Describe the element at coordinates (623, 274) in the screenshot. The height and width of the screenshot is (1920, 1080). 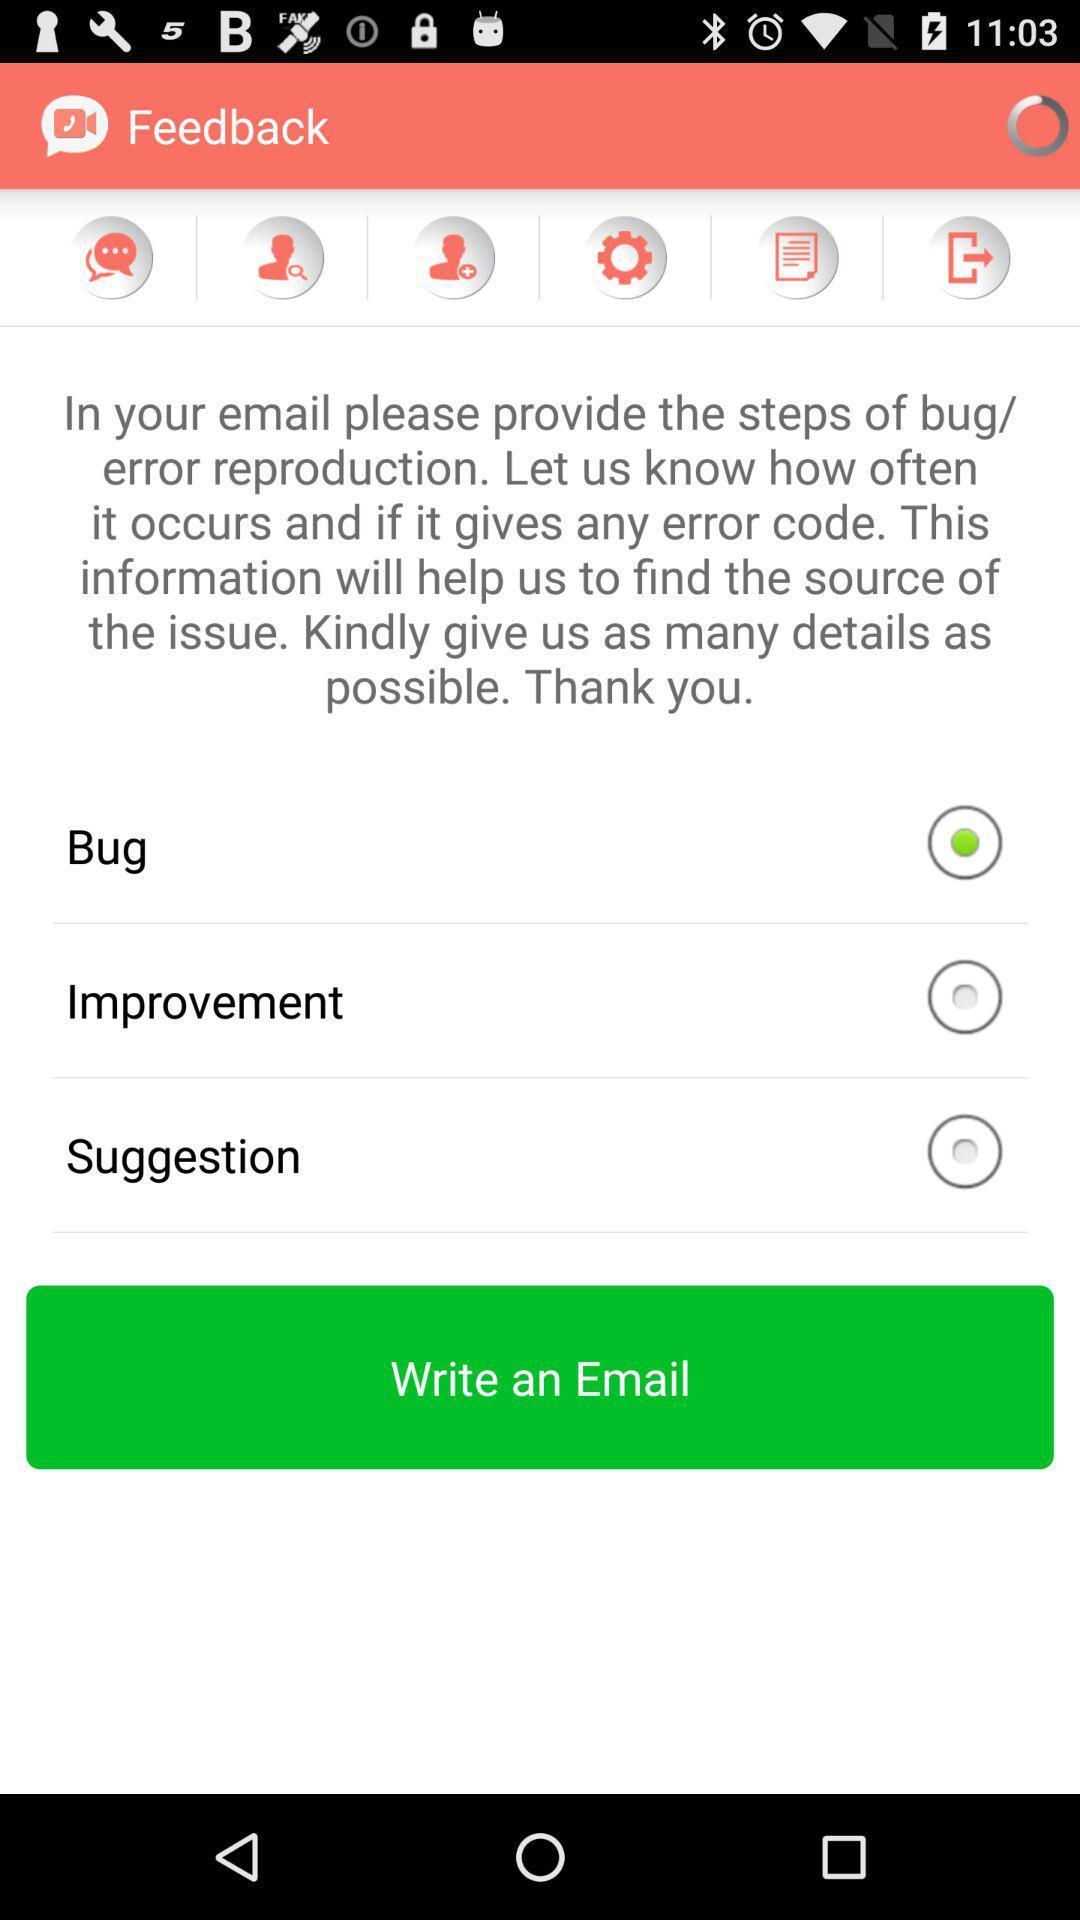
I see `the settings icon` at that location.